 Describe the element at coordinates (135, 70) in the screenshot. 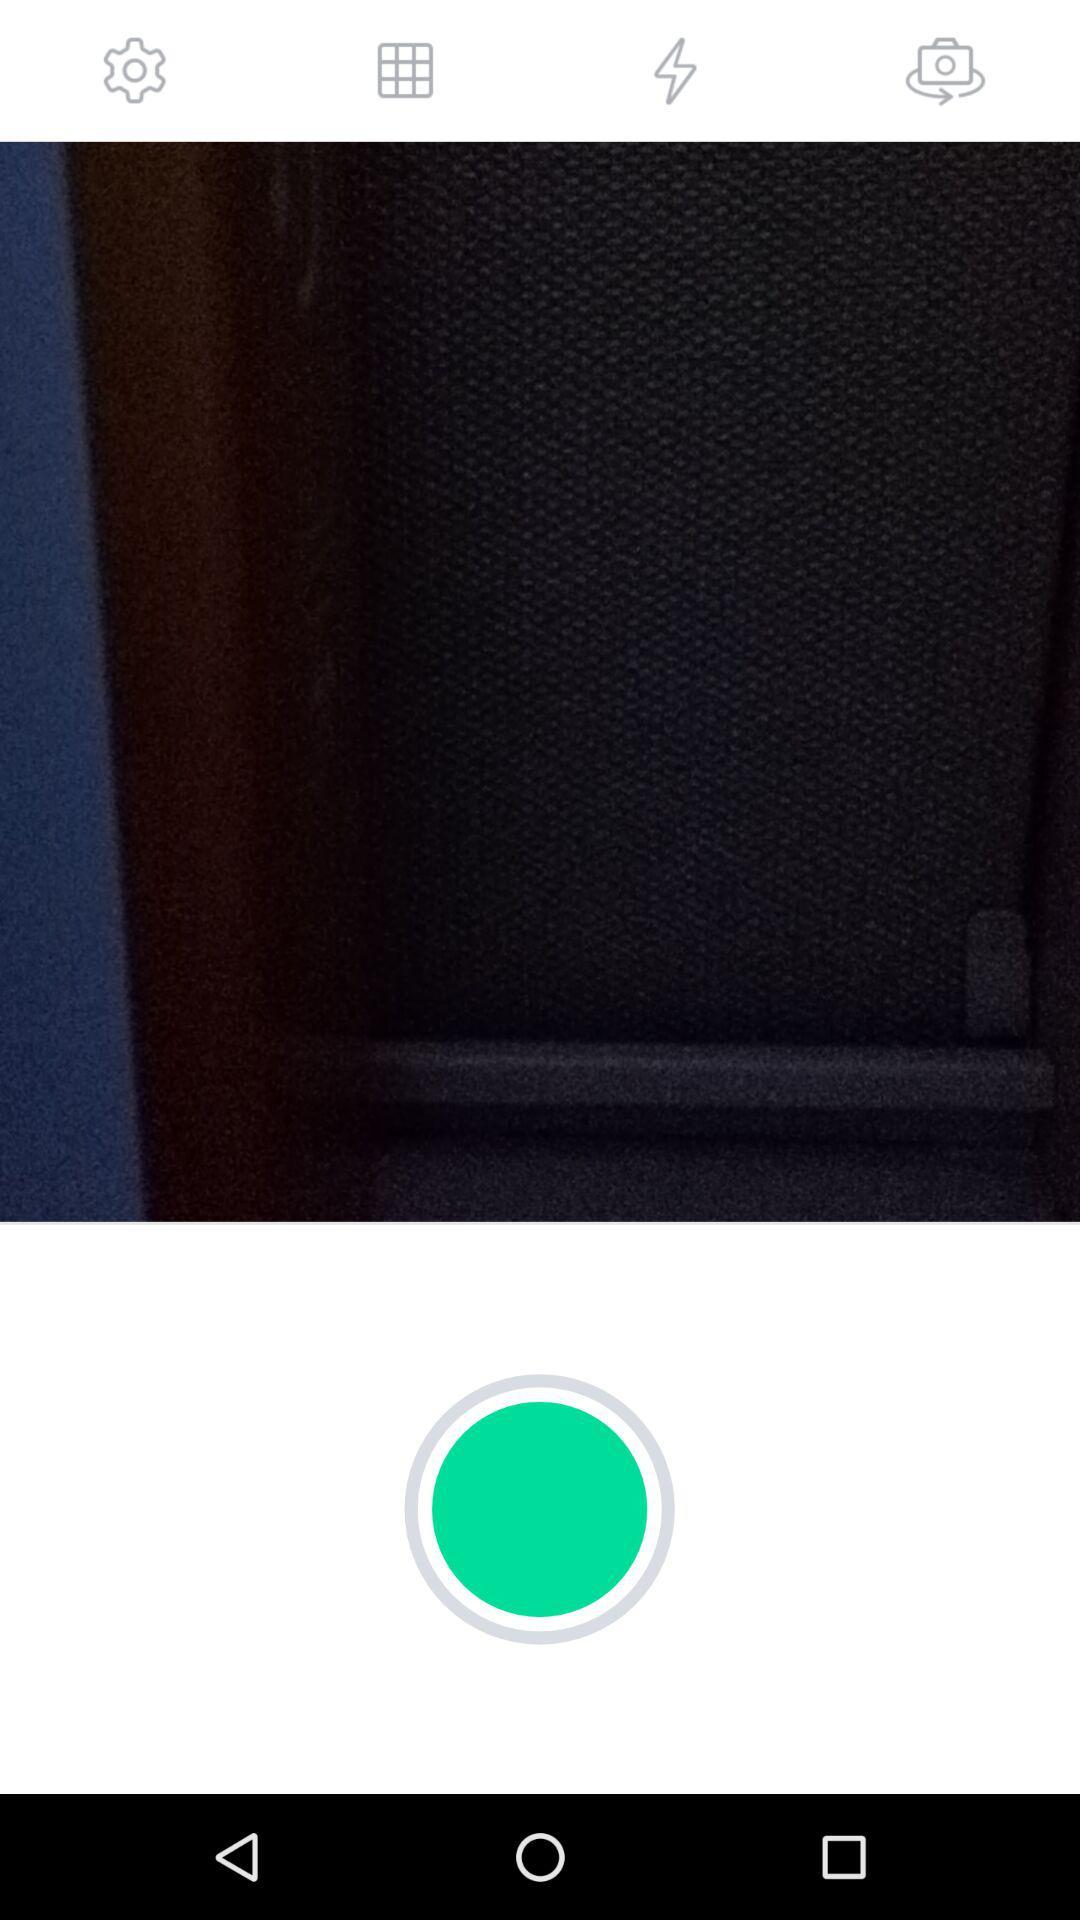

I see `settings` at that location.